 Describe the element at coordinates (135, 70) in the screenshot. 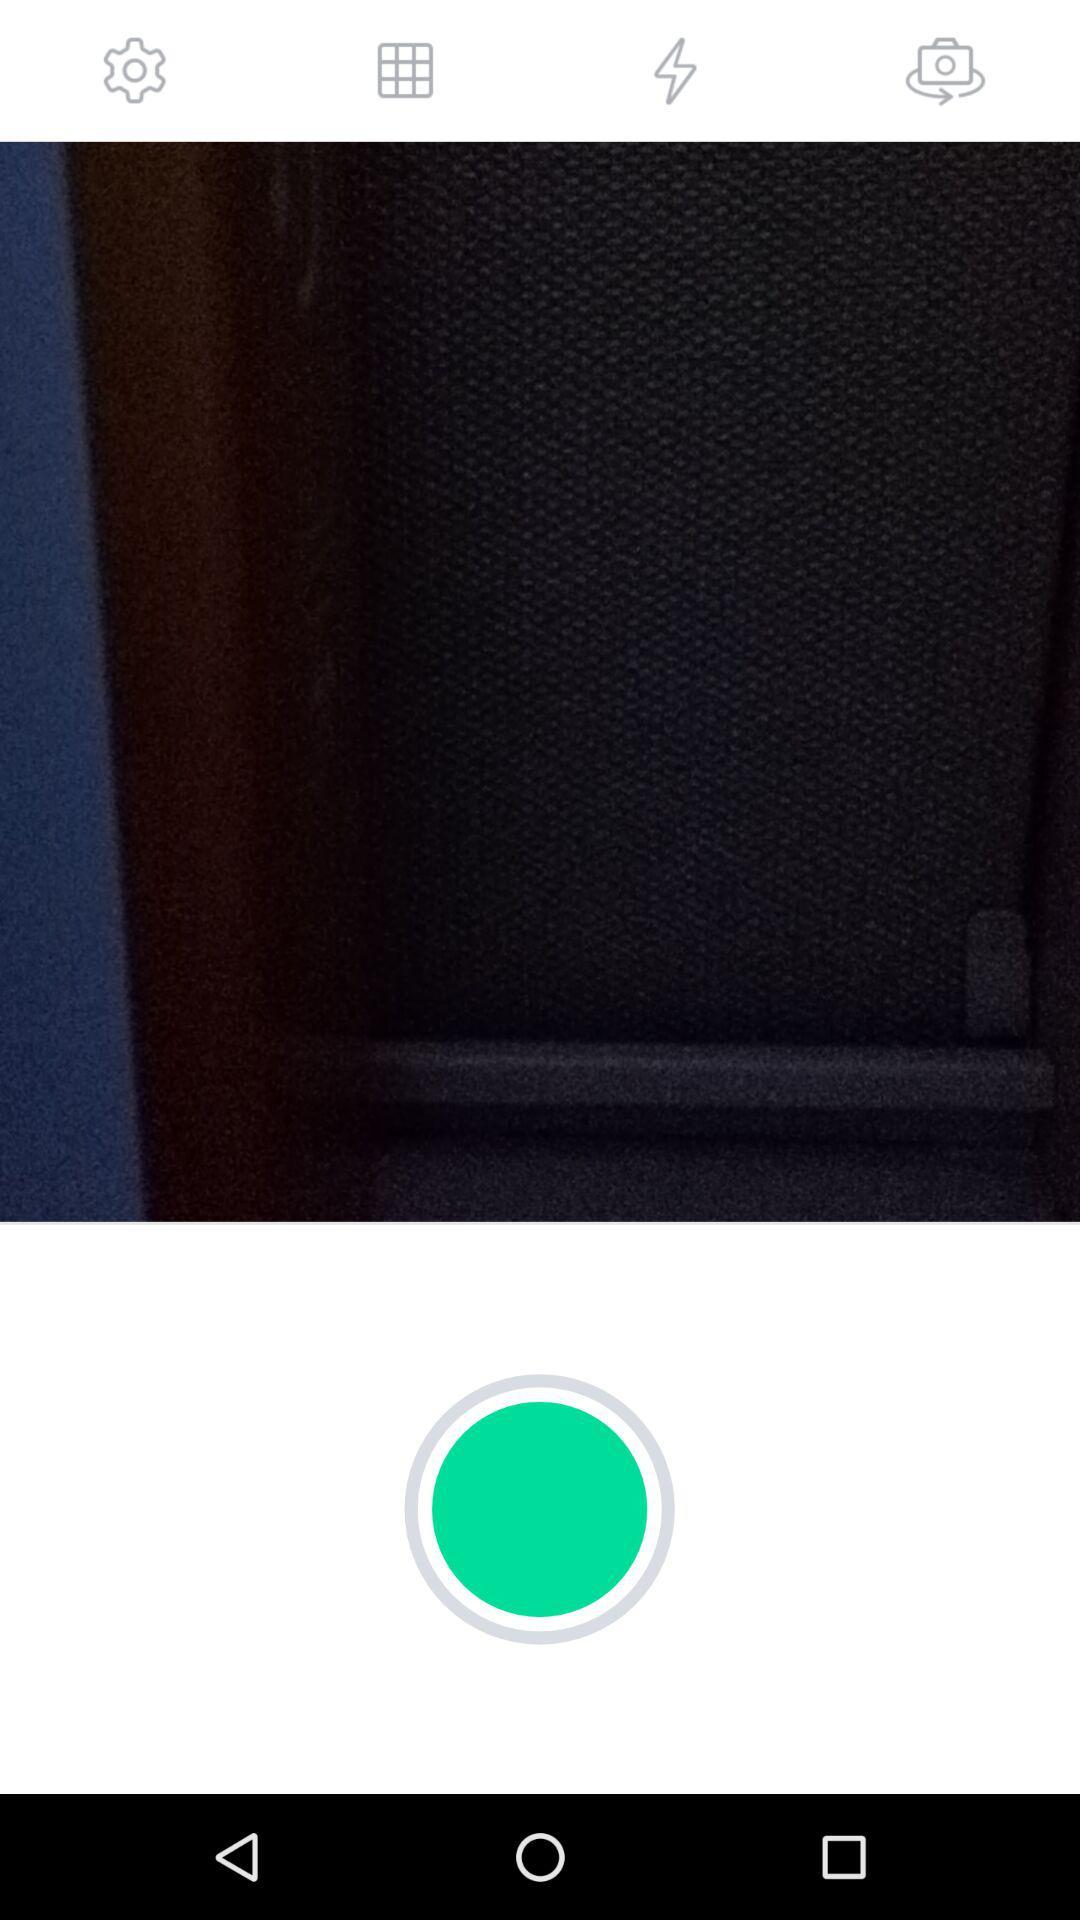

I see `settings` at that location.